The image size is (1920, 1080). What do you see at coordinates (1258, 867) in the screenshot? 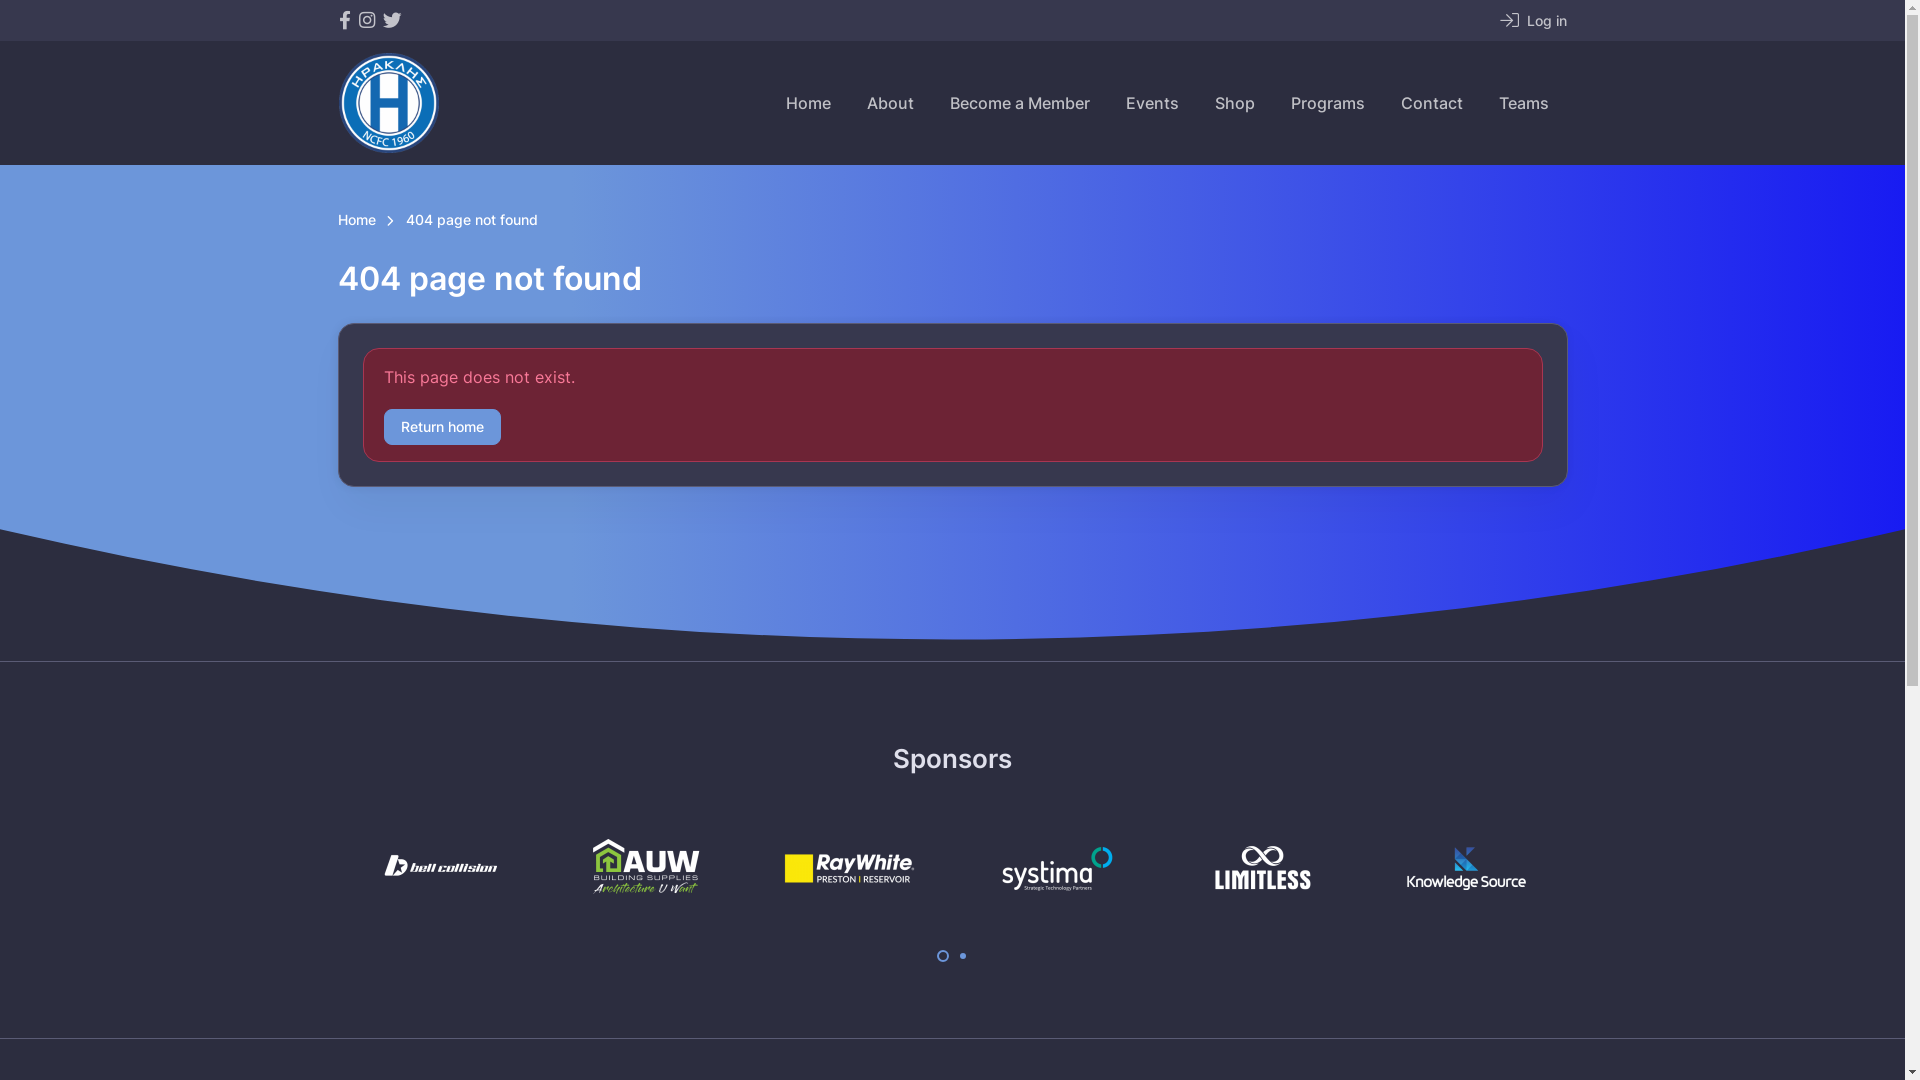
I see `'Limitless Recycling'` at bounding box center [1258, 867].